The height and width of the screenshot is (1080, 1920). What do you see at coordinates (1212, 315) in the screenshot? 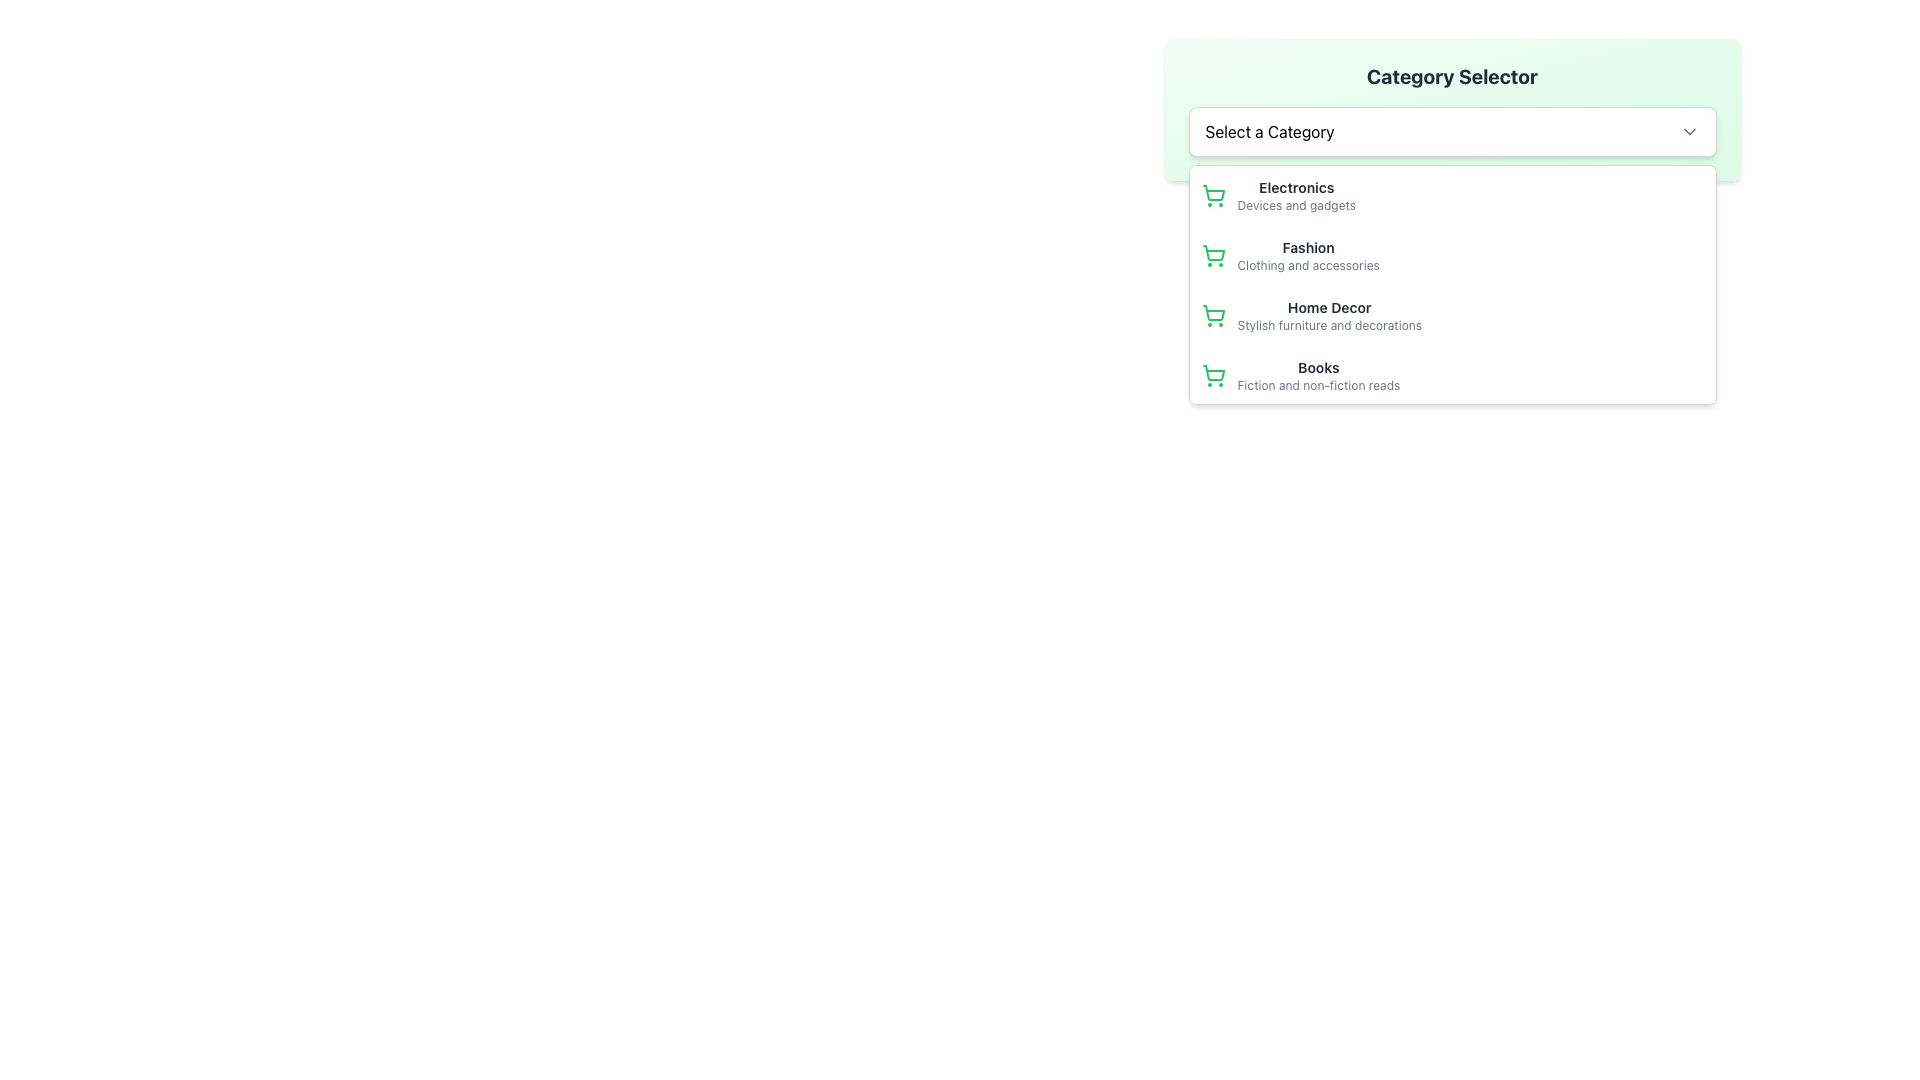
I see `the 'Home Decor' category icon, which is the first item in the selector dropdown and located next to the text 'Home Decor' and 'Stylish furniture and decorations'` at bounding box center [1212, 315].